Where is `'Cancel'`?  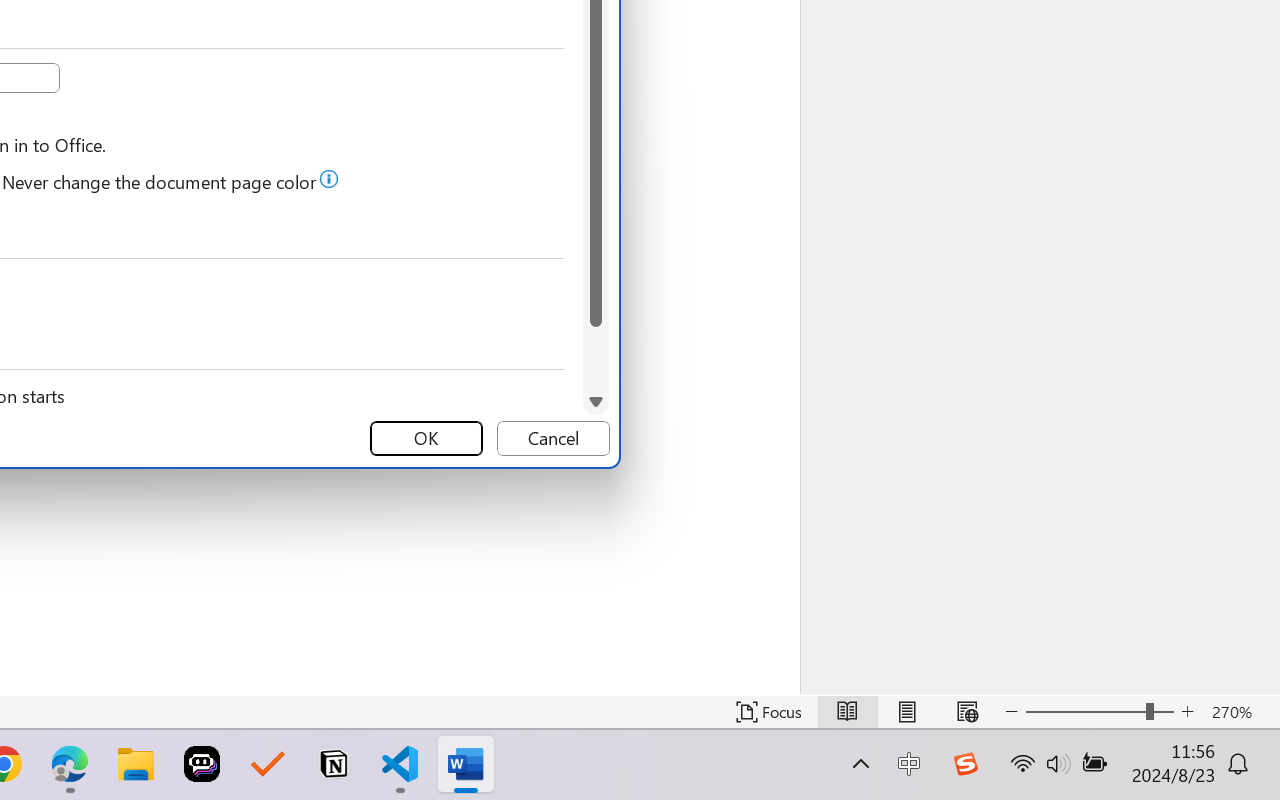 'Cancel' is located at coordinates (553, 437).